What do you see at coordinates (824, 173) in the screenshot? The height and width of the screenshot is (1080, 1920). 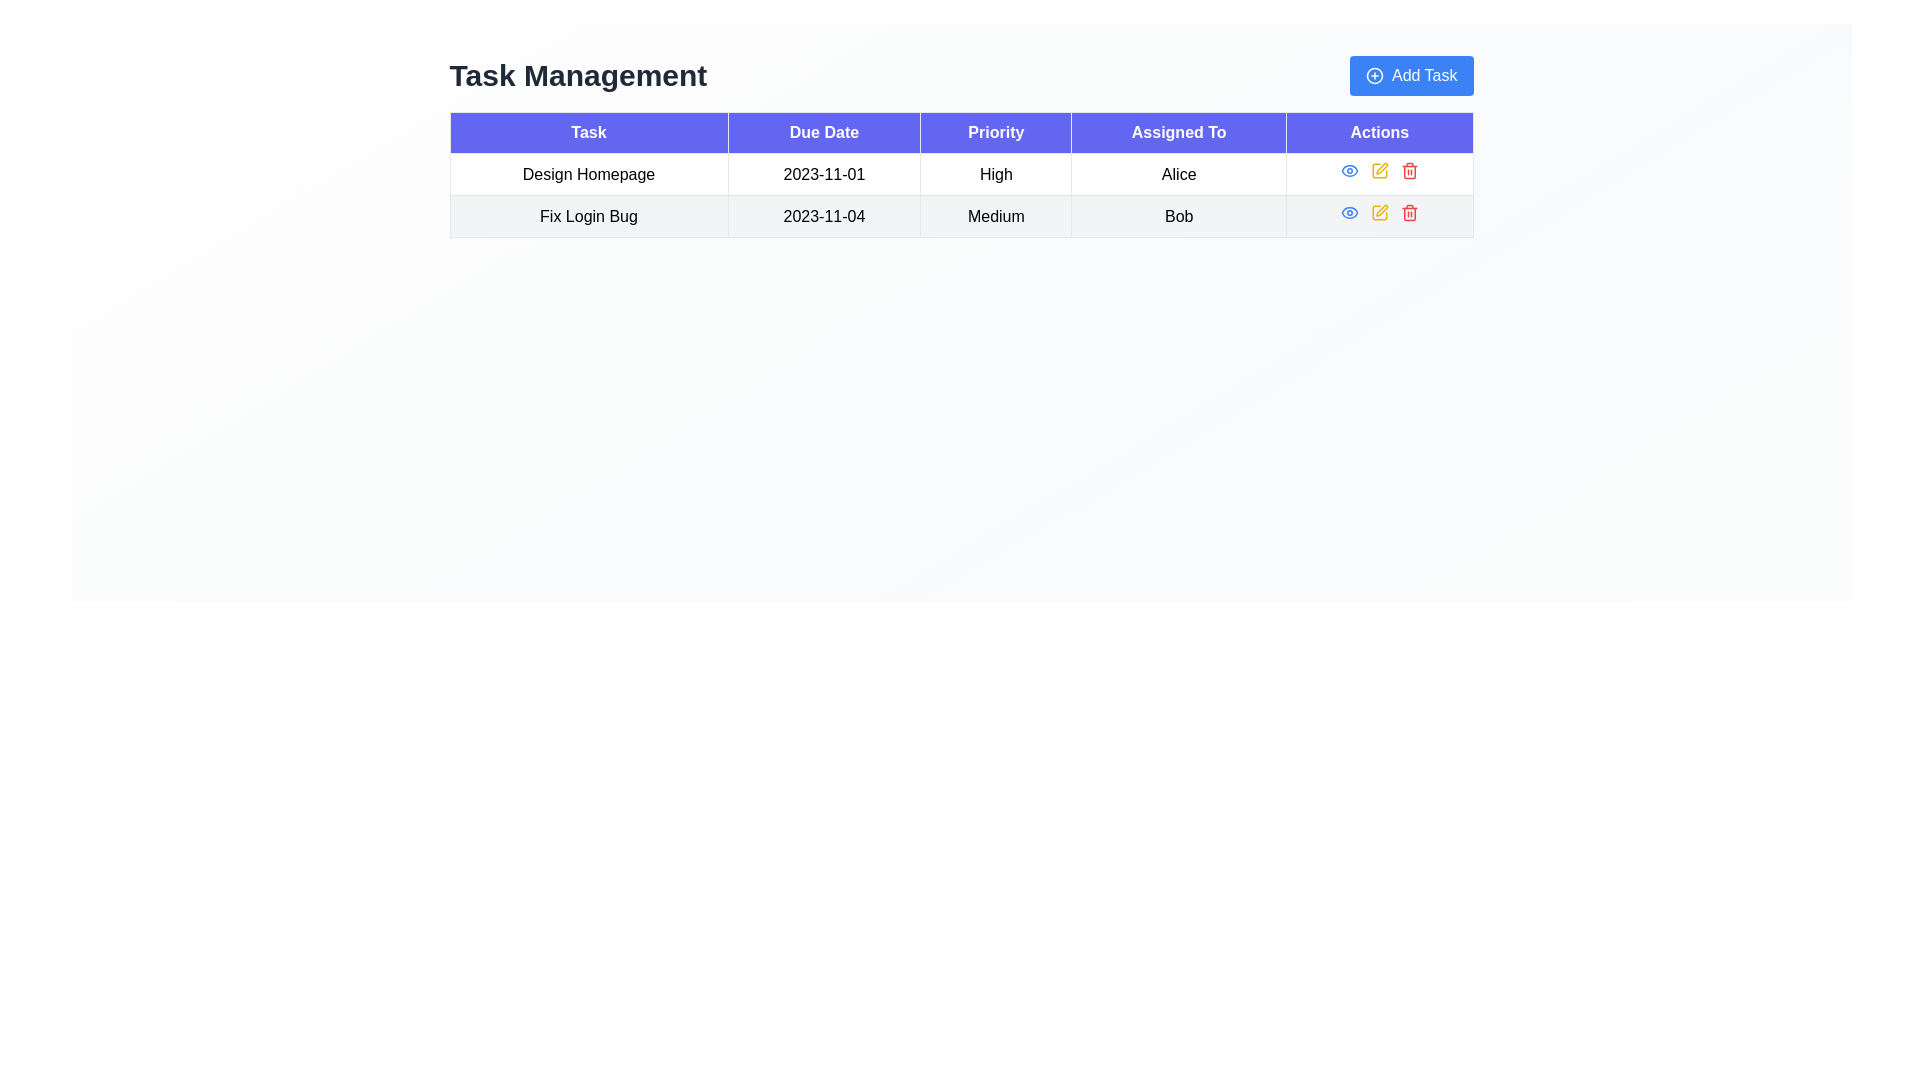 I see `the table cell displaying the date '2023-11-01', which is centrally aligned in the second column of the first data row under the 'Due Date' header` at bounding box center [824, 173].